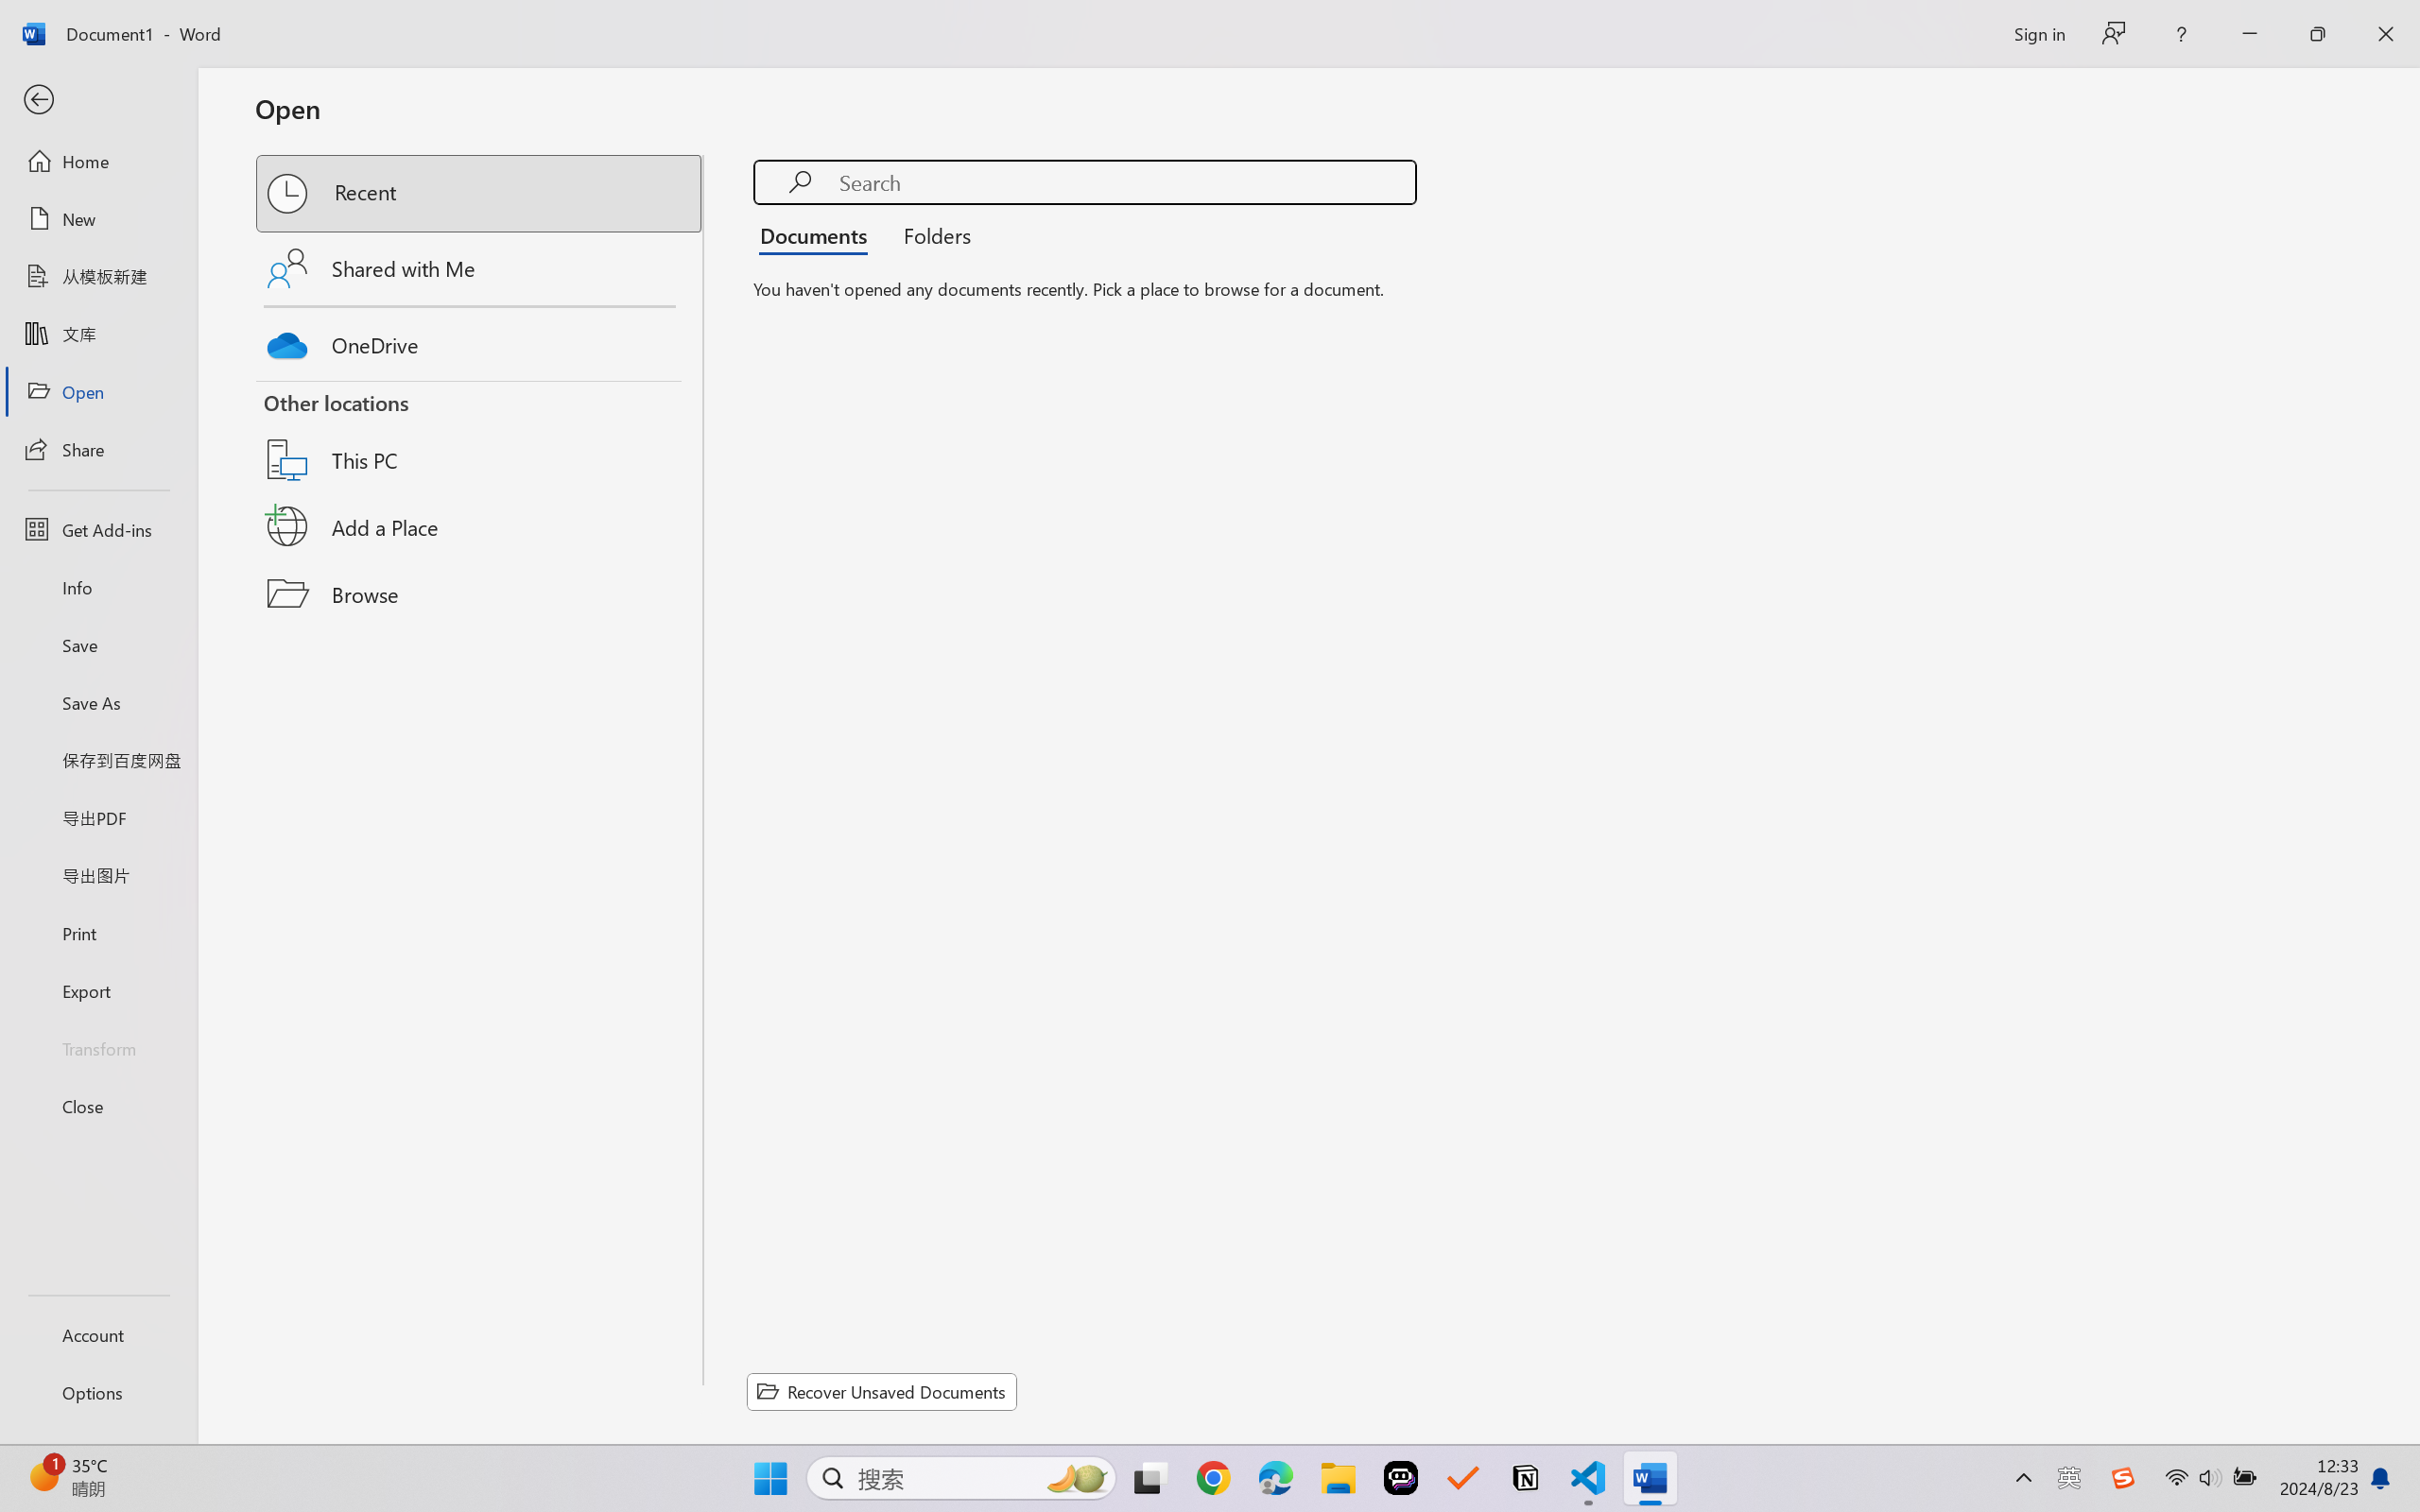 The width and height of the screenshot is (2420, 1512). What do you see at coordinates (931, 233) in the screenshot?
I see `'Folders'` at bounding box center [931, 233].